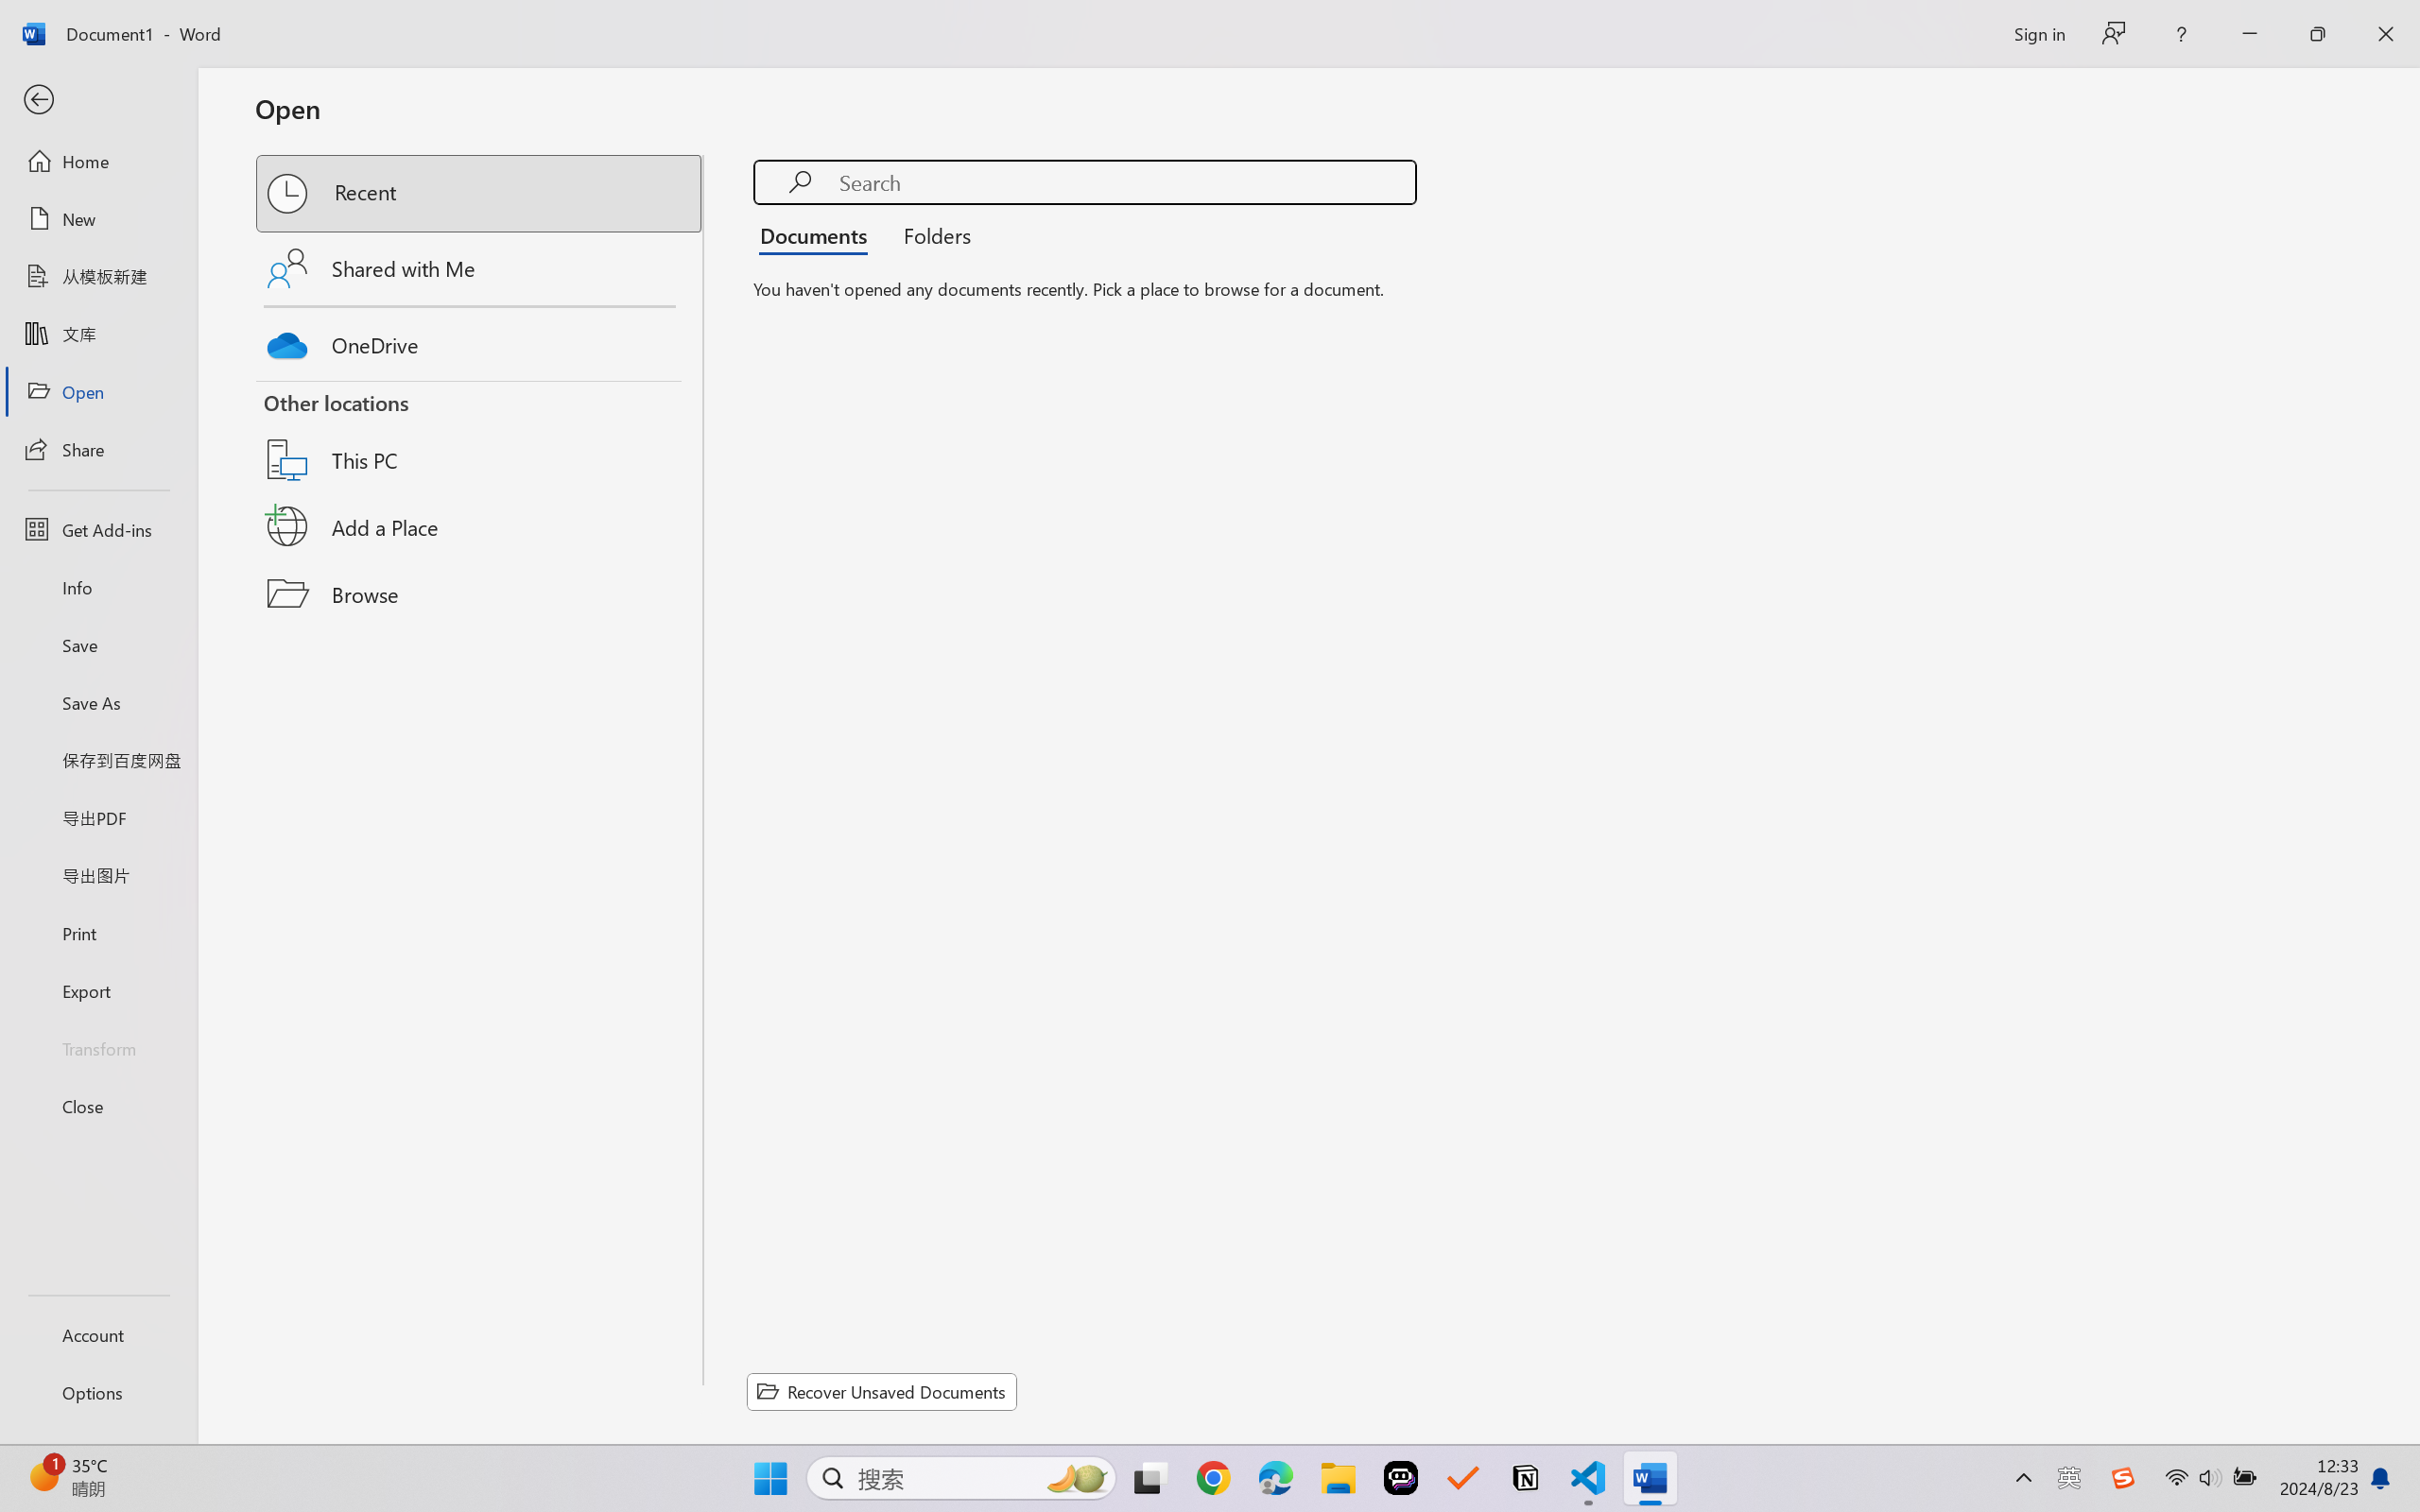 The width and height of the screenshot is (2420, 1512). What do you see at coordinates (931, 233) in the screenshot?
I see `'Folders'` at bounding box center [931, 233].